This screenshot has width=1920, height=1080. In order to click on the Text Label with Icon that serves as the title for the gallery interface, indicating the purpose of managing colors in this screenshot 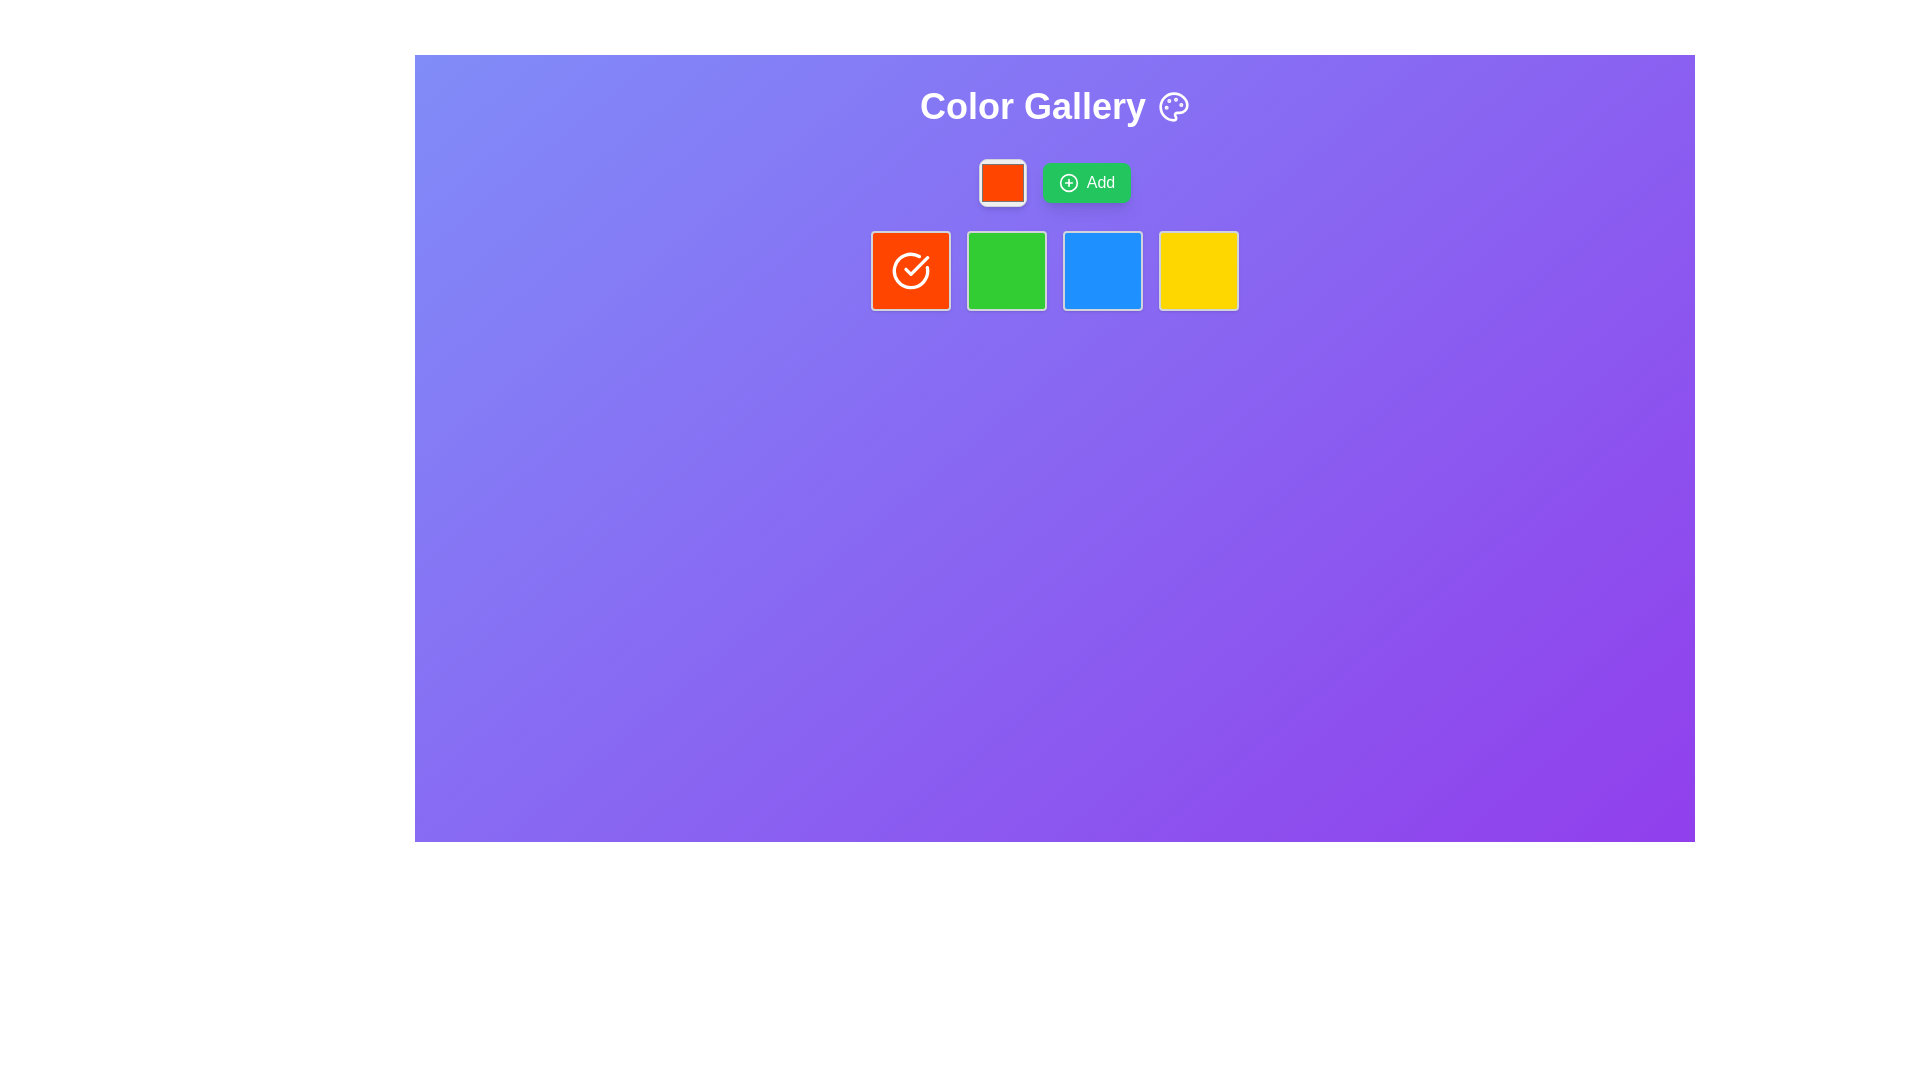, I will do `click(1054, 107)`.